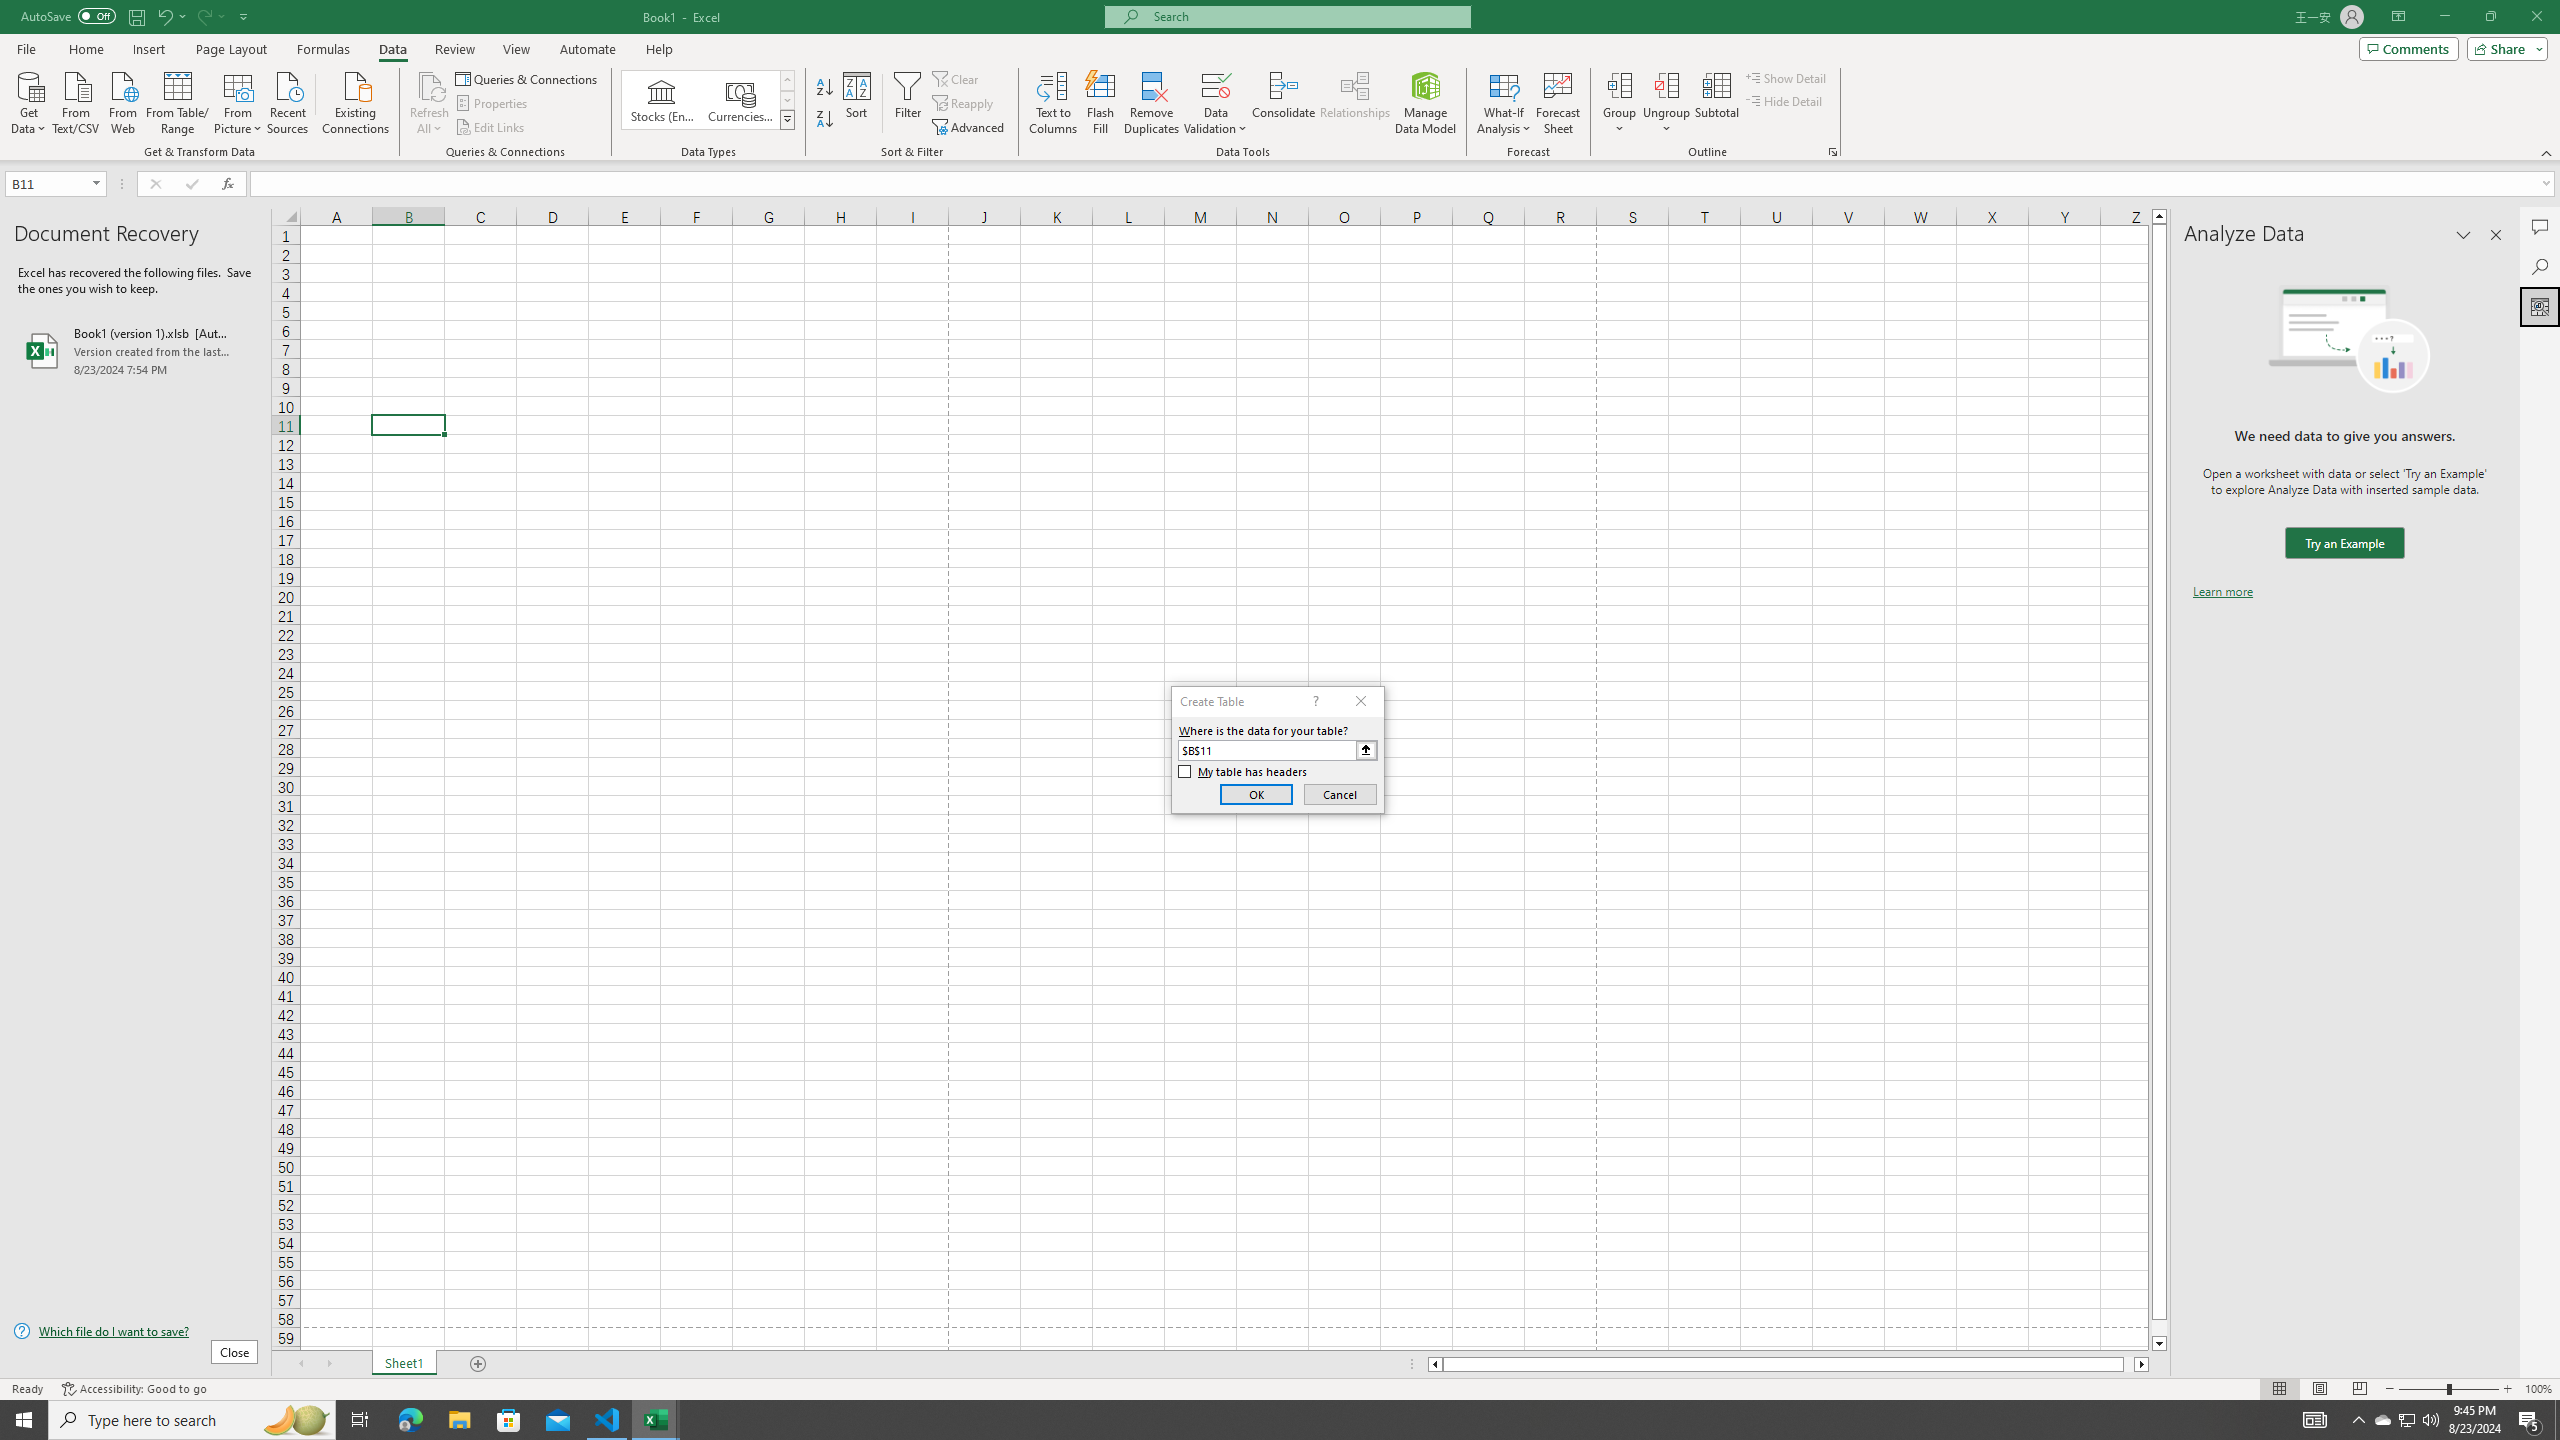 This screenshot has height=1440, width=2560. I want to click on 'Stocks (English)', so click(660, 99).